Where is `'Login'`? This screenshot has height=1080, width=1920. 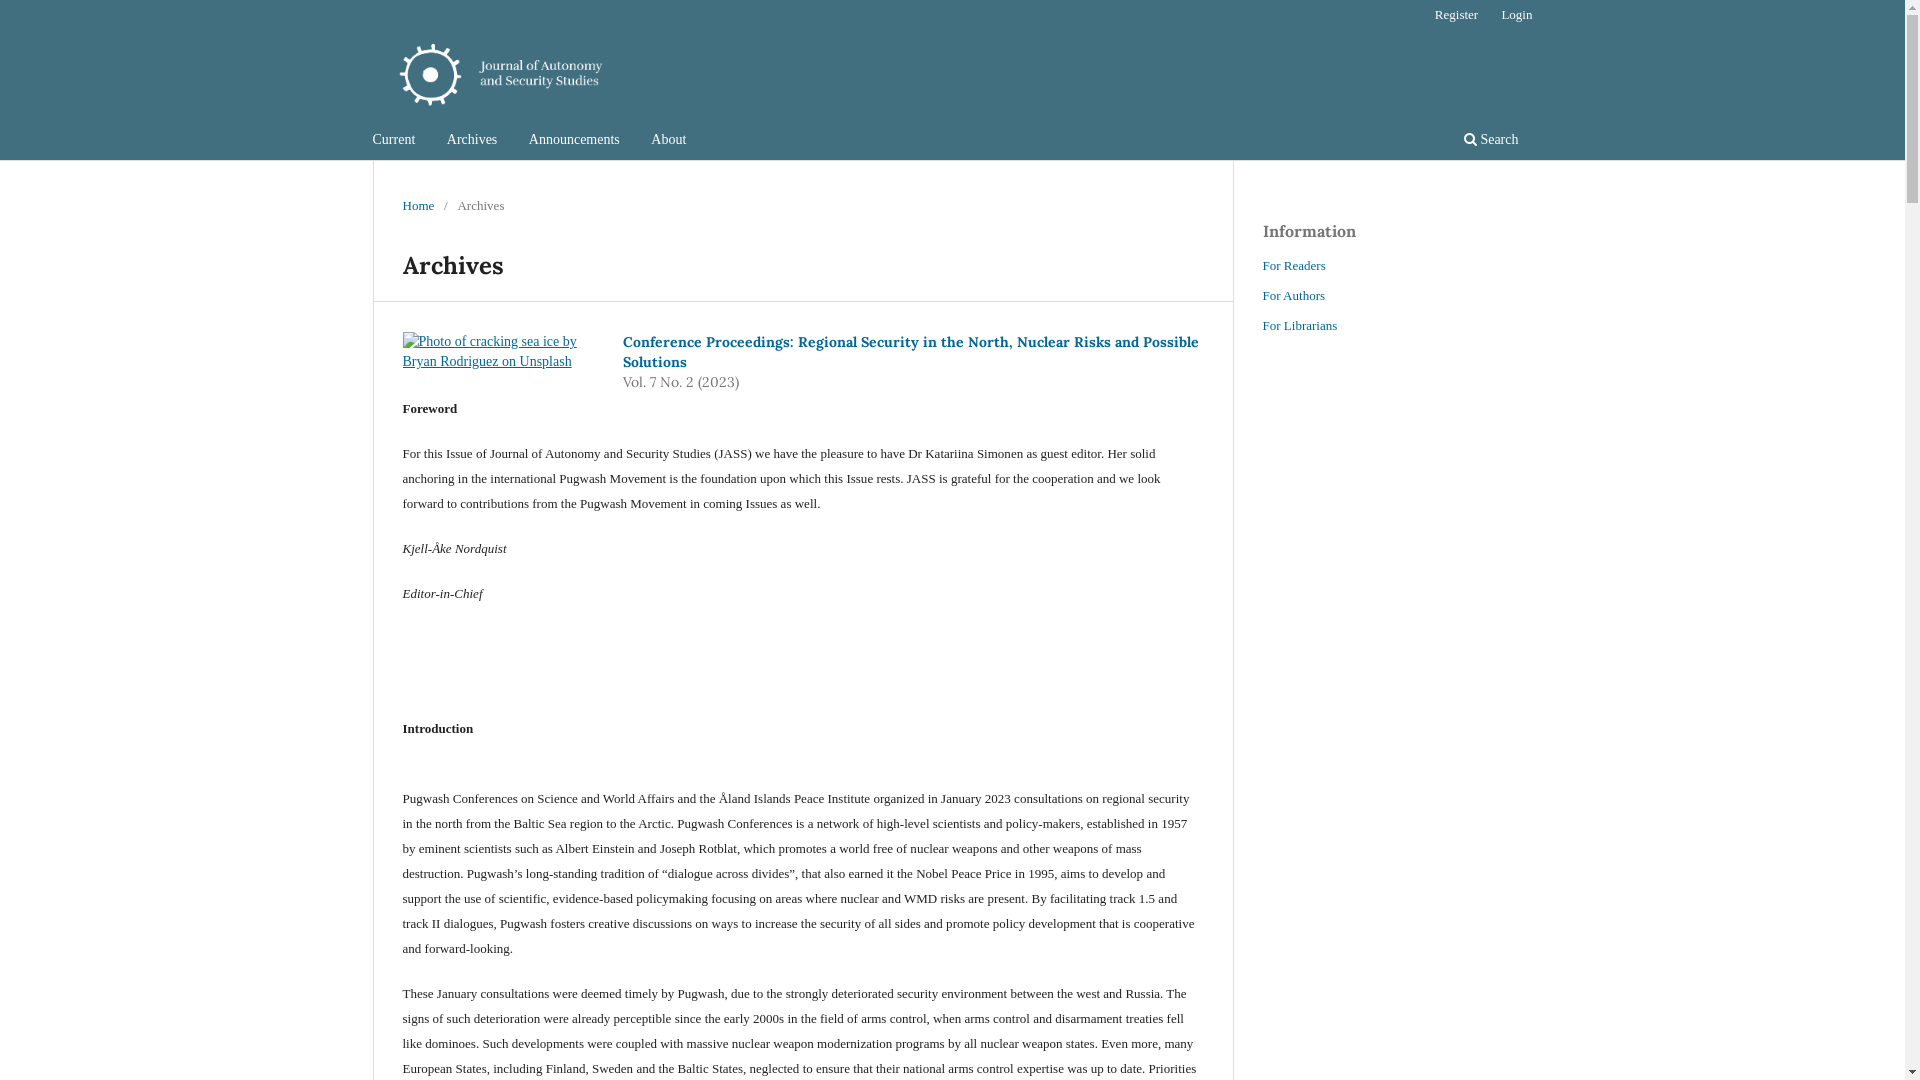
'Login' is located at coordinates (1491, 15).